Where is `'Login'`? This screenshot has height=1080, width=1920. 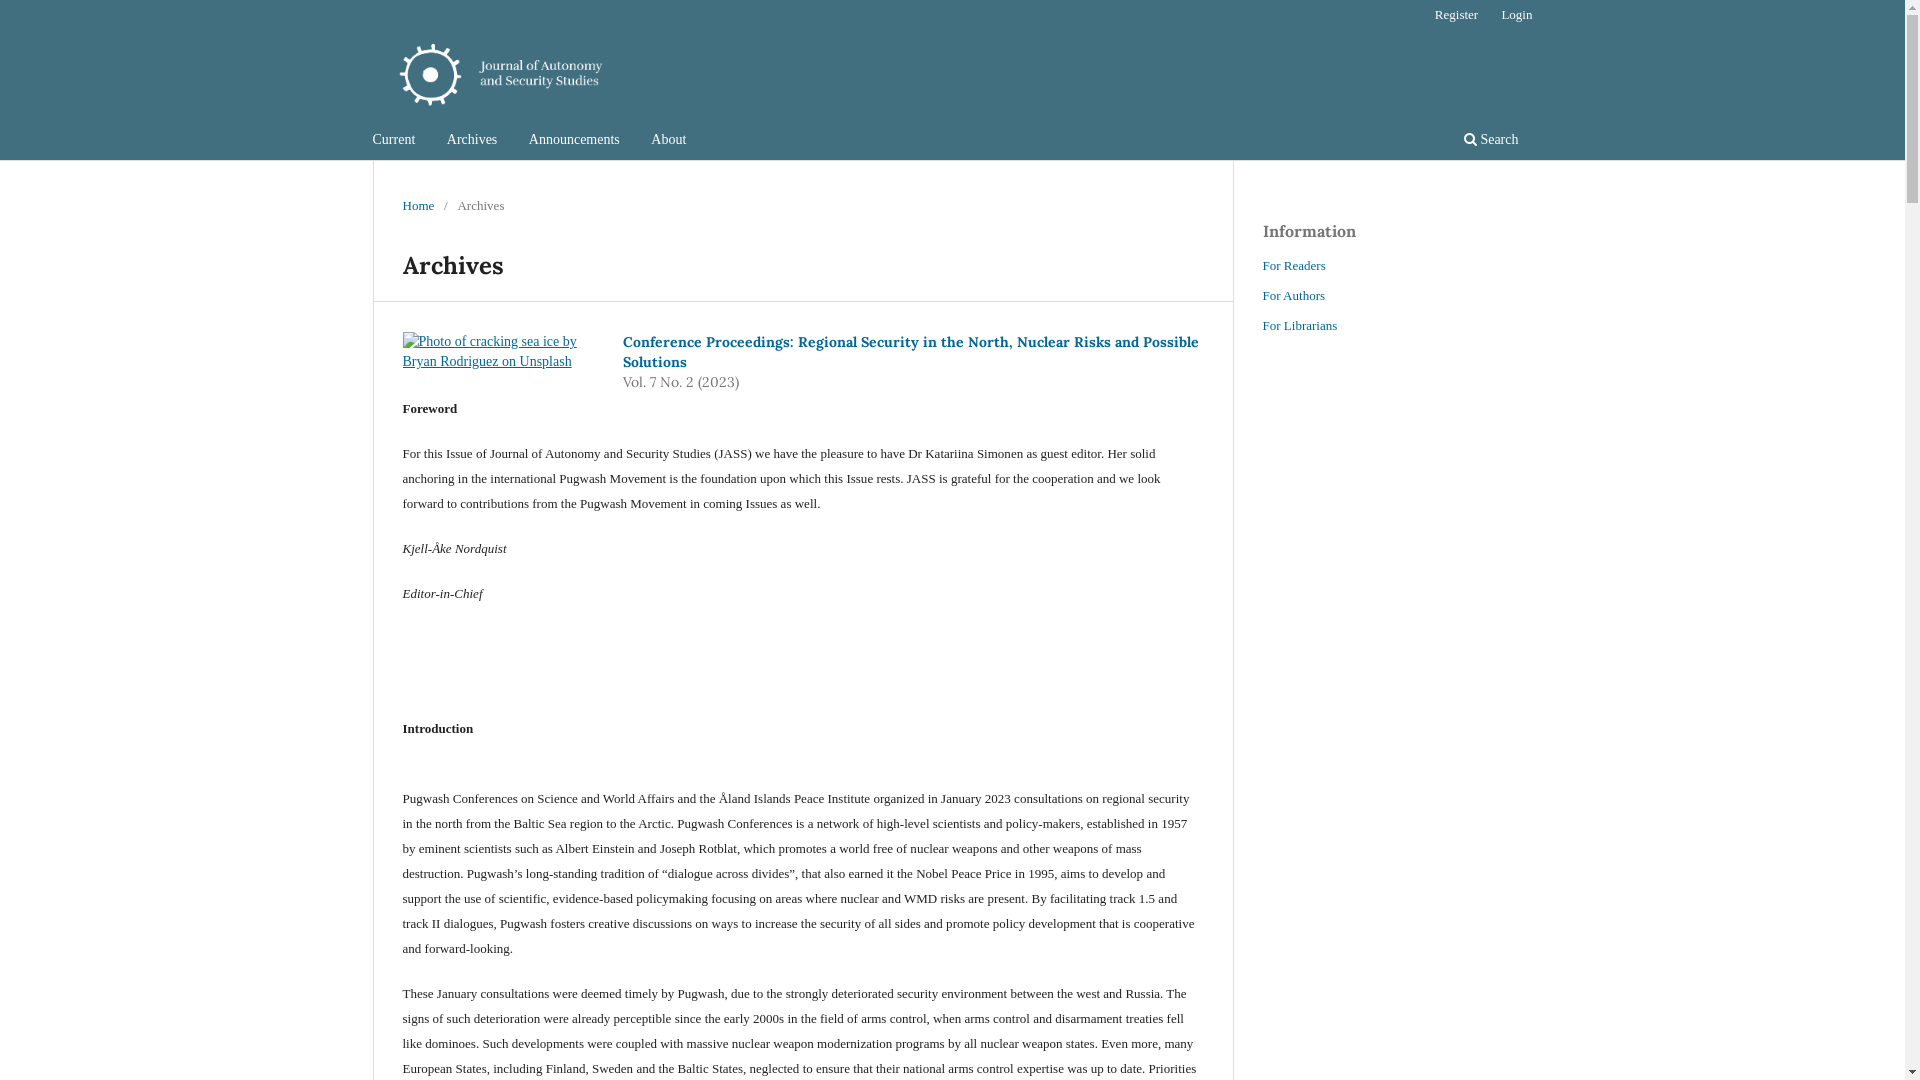
'Login' is located at coordinates (1491, 15).